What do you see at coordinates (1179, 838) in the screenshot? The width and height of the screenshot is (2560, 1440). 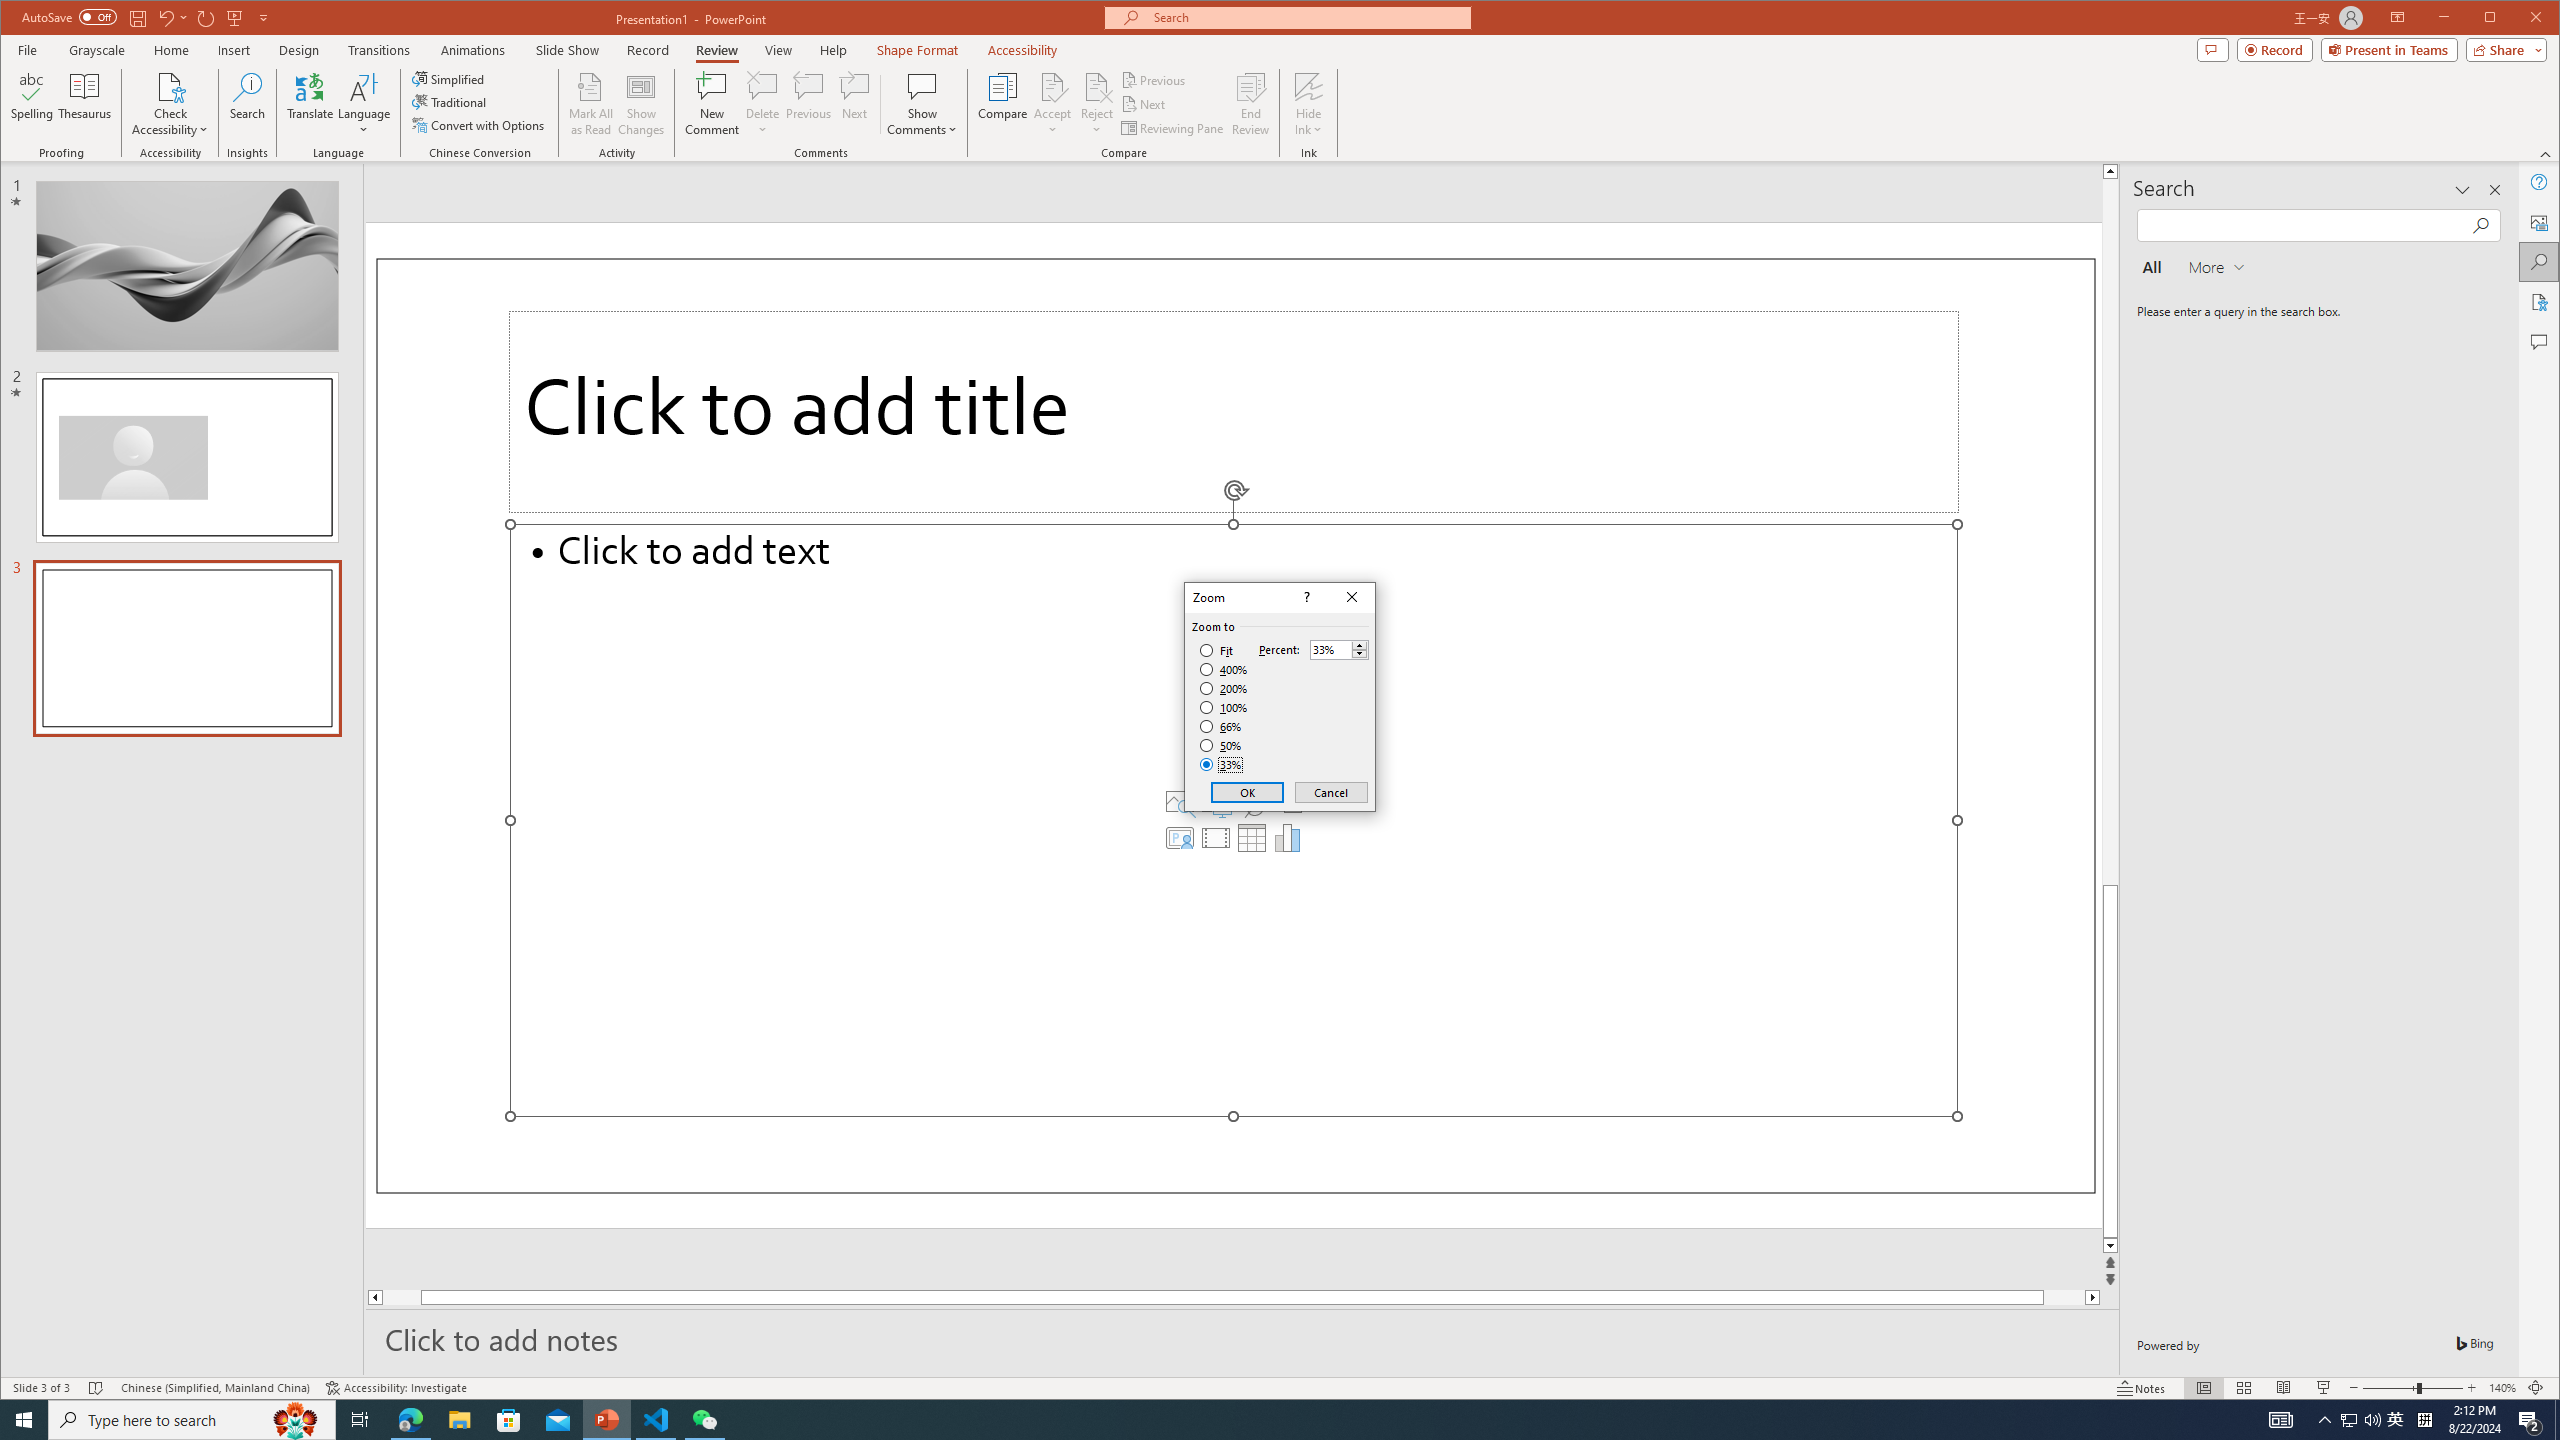 I see `'Insert Cameo'` at bounding box center [1179, 838].